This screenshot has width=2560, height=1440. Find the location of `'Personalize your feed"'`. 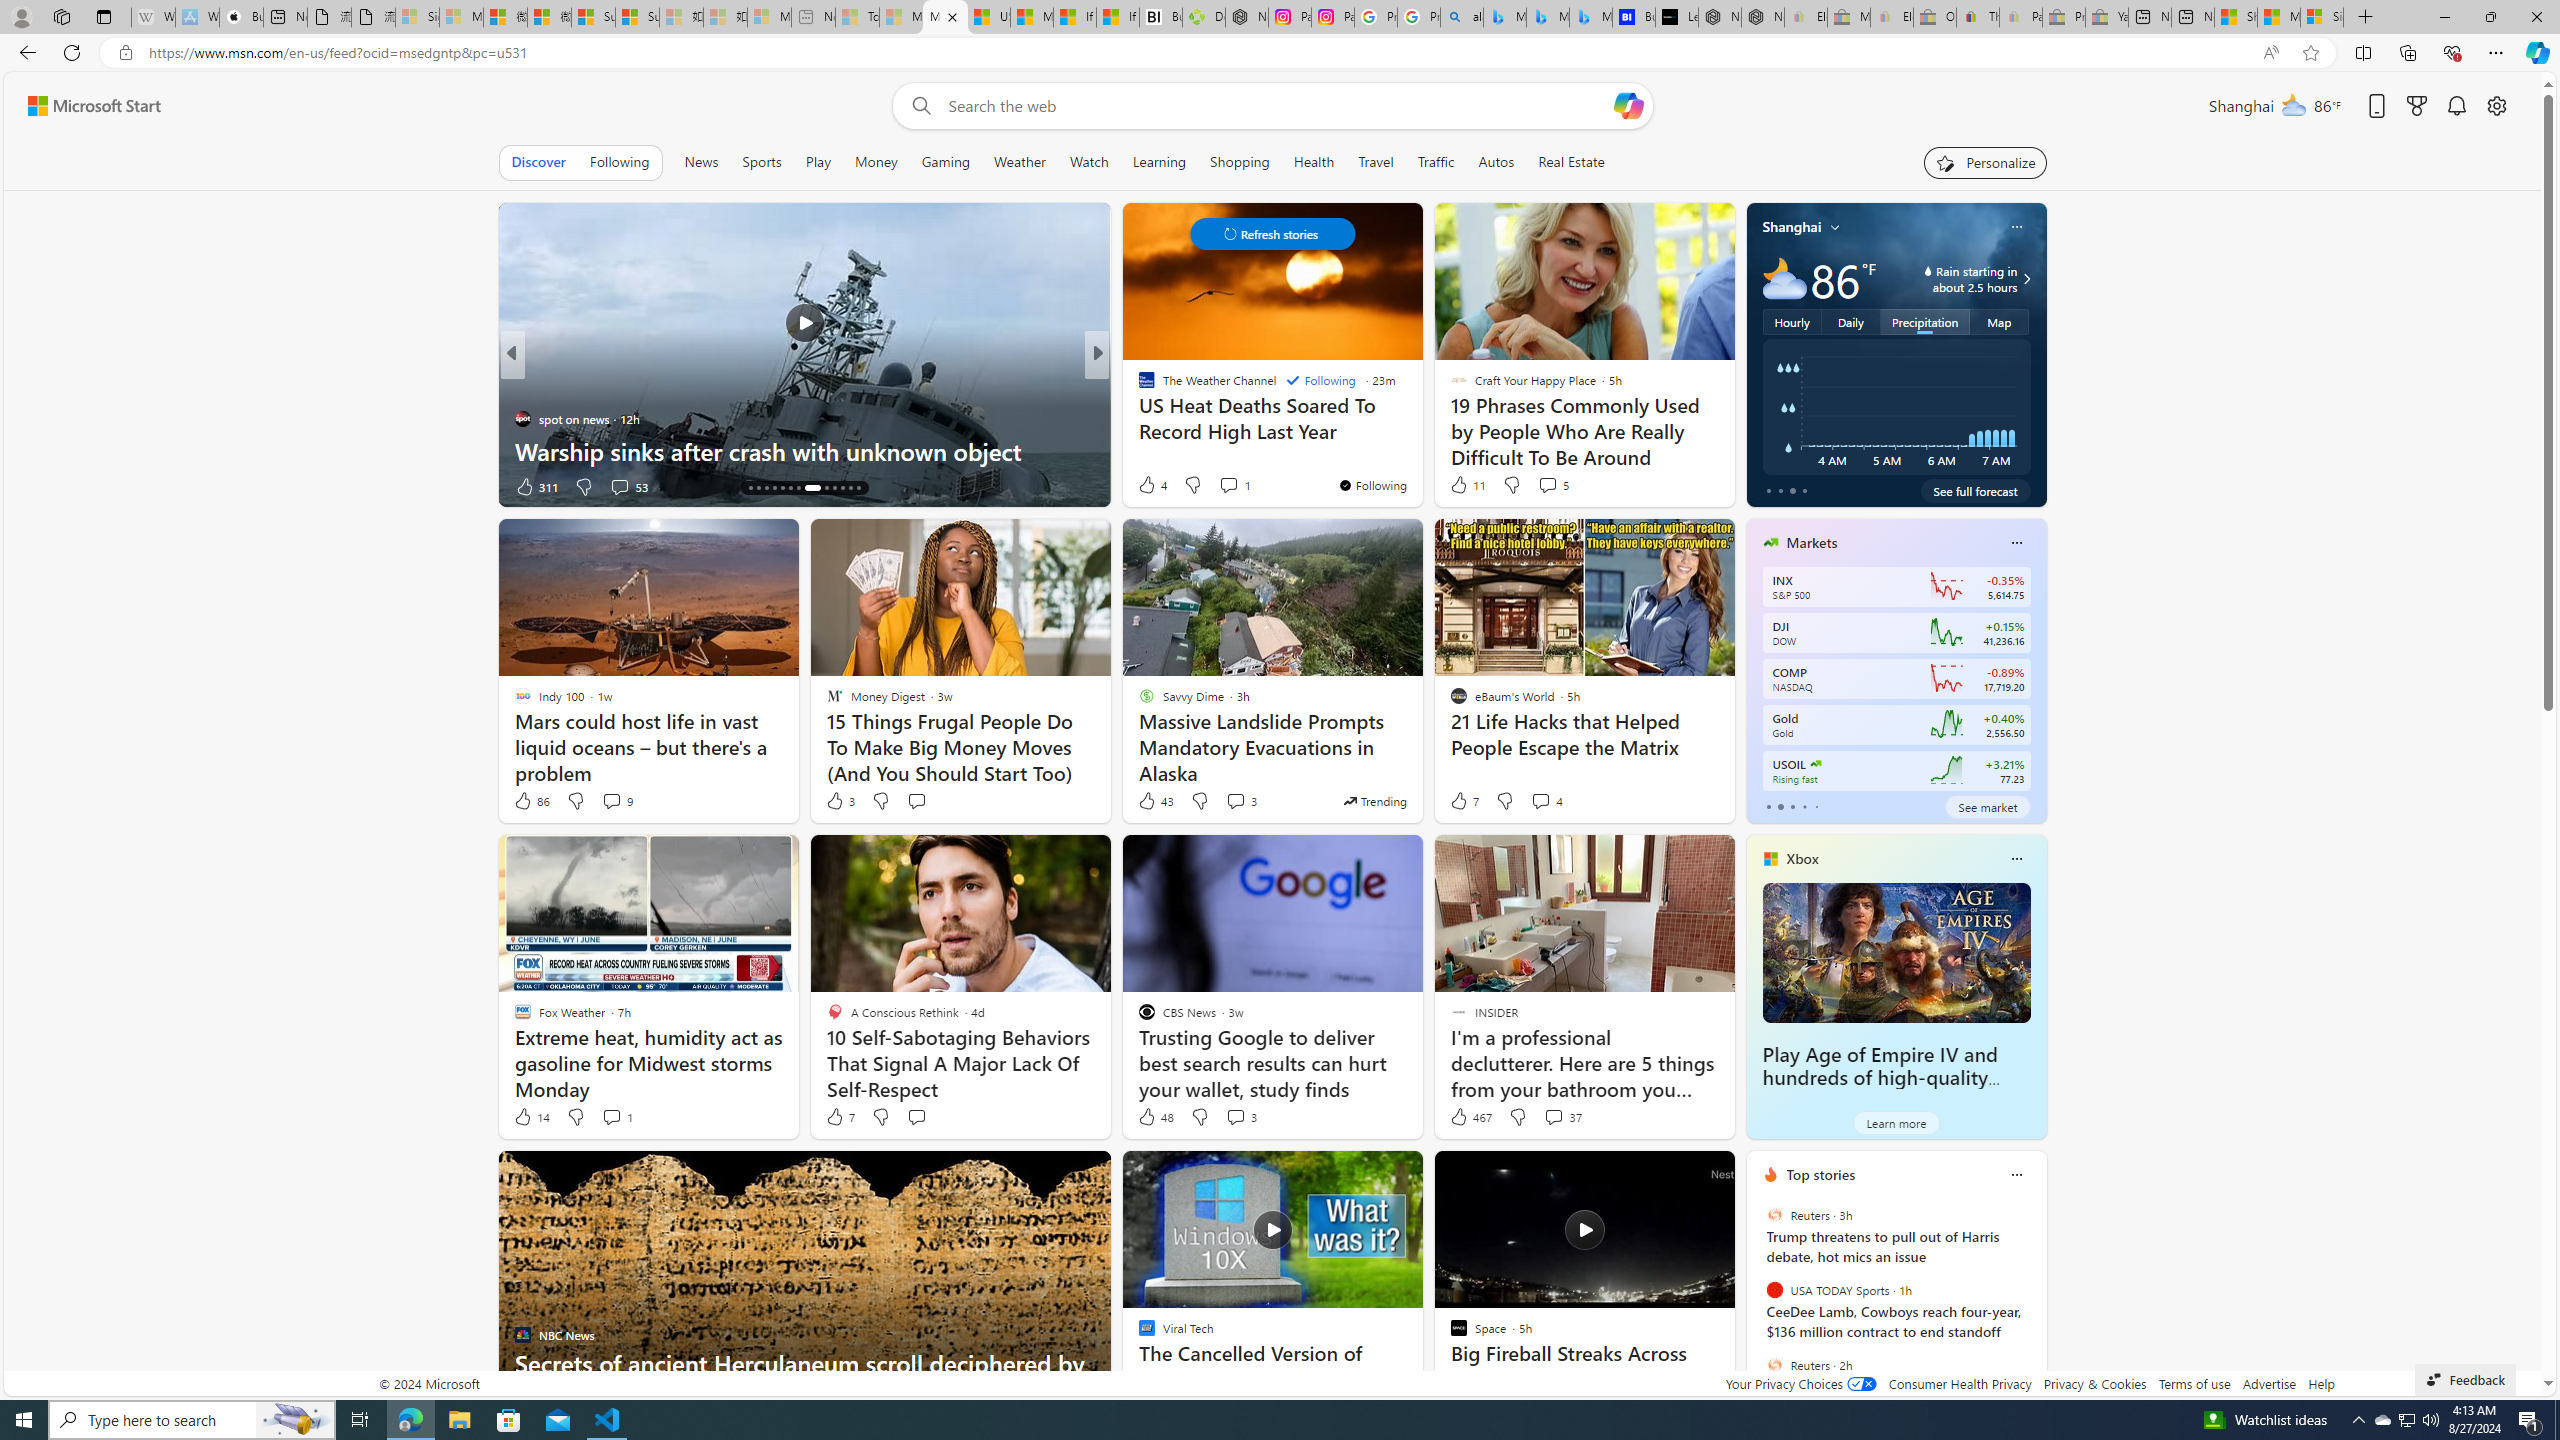

'Personalize your feed"' is located at coordinates (1985, 161).